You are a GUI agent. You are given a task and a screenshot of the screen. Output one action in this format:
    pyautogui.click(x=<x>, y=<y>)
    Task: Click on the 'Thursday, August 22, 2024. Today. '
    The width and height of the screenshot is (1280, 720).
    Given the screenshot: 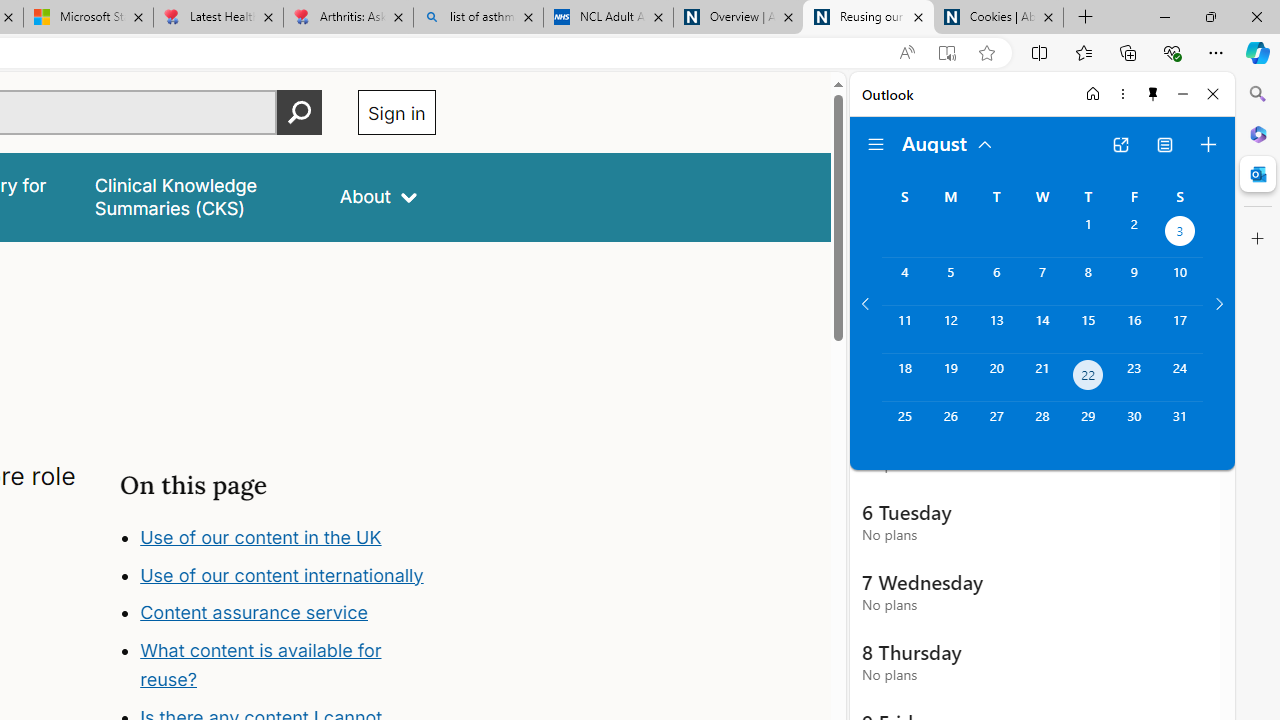 What is the action you would take?
    pyautogui.click(x=1087, y=377)
    